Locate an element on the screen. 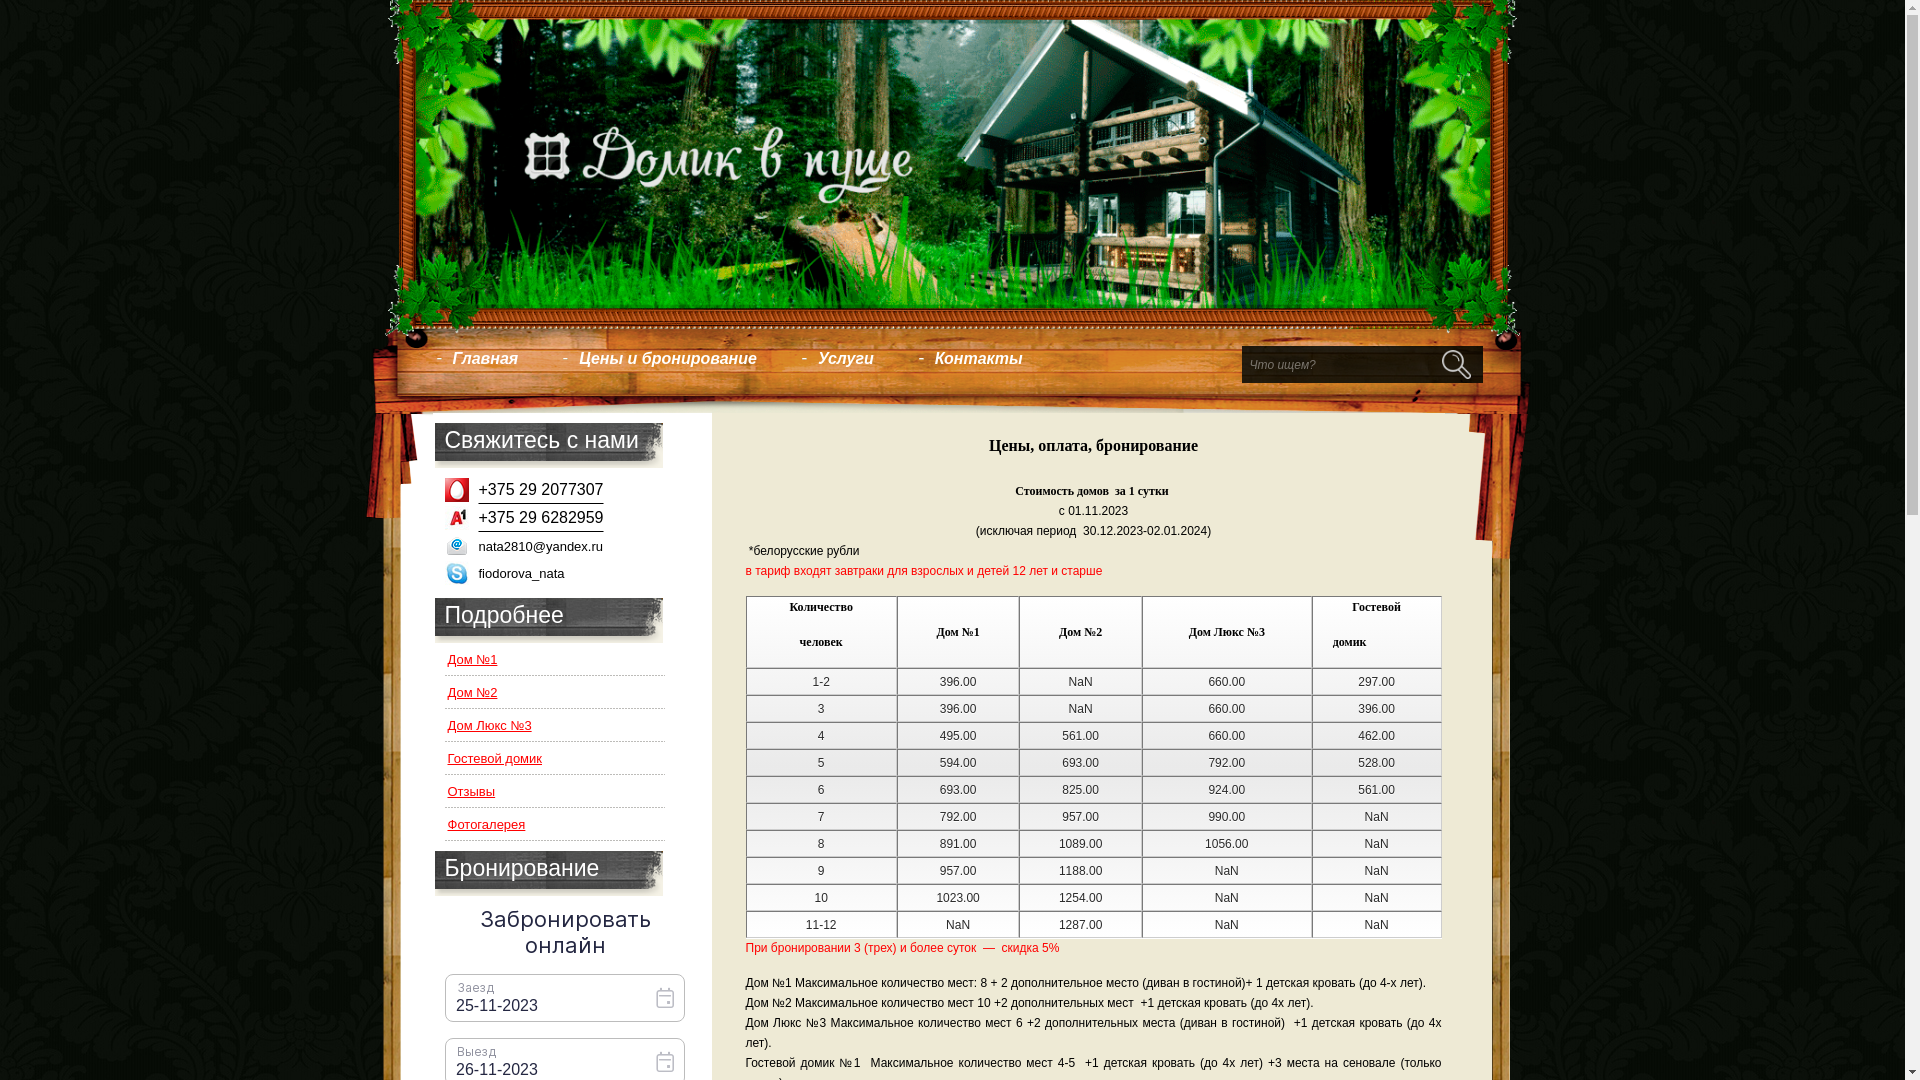 This screenshot has width=1920, height=1080. '+375 29 2077307' is located at coordinates (535, 496).